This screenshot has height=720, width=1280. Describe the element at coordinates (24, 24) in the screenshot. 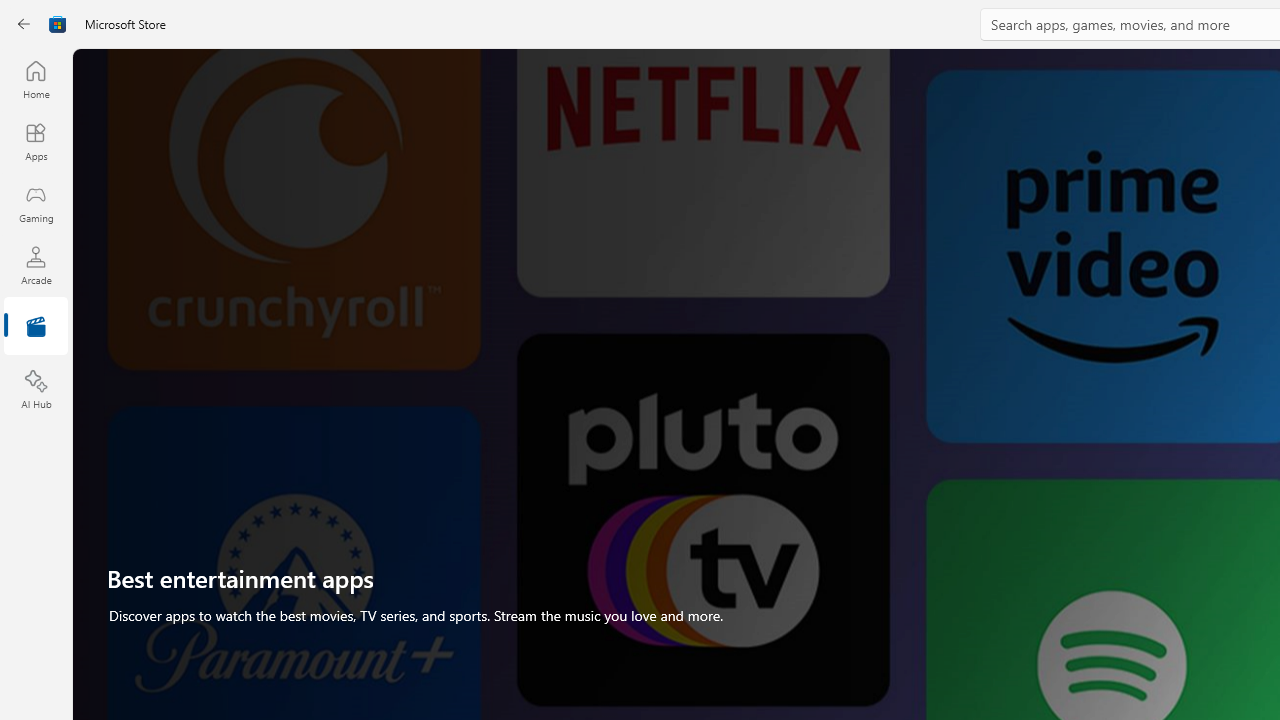

I see `'Back'` at that location.